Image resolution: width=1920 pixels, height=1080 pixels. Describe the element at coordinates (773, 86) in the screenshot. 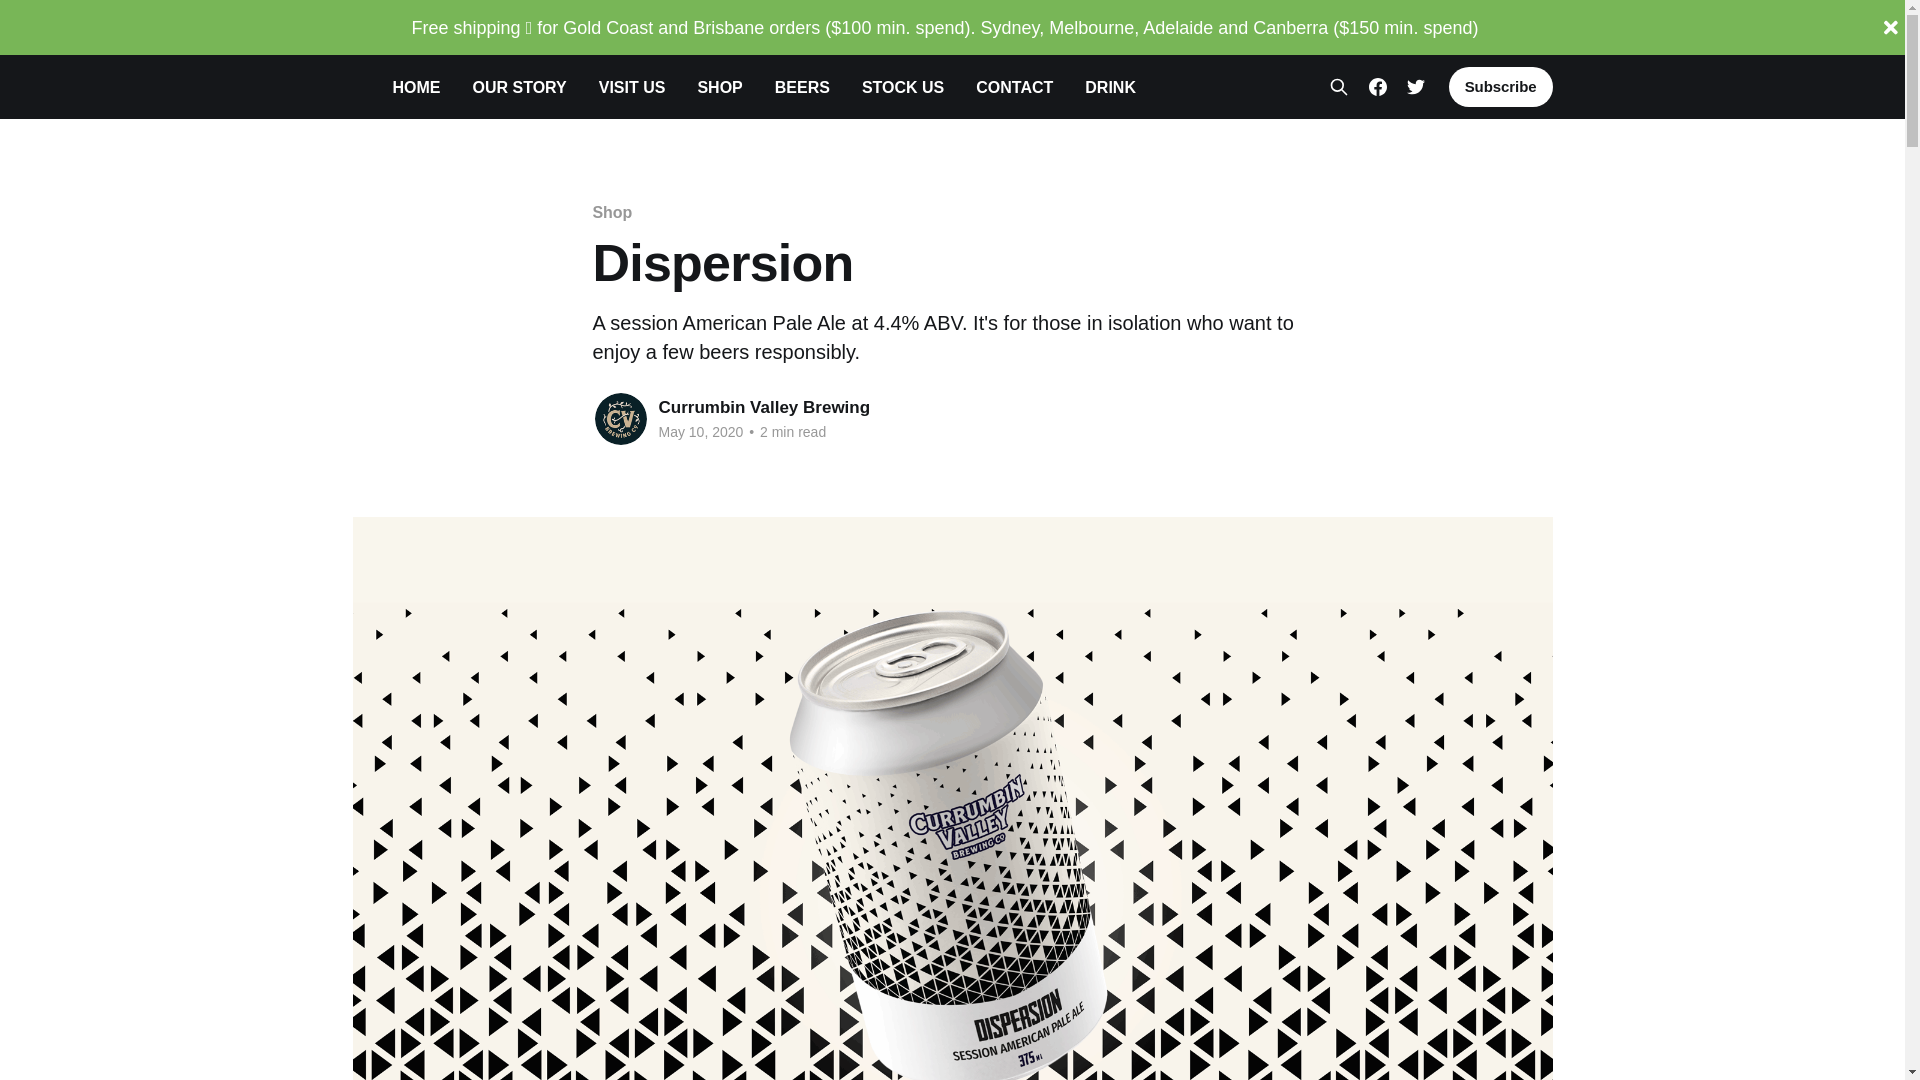

I see `'BEERS'` at that location.